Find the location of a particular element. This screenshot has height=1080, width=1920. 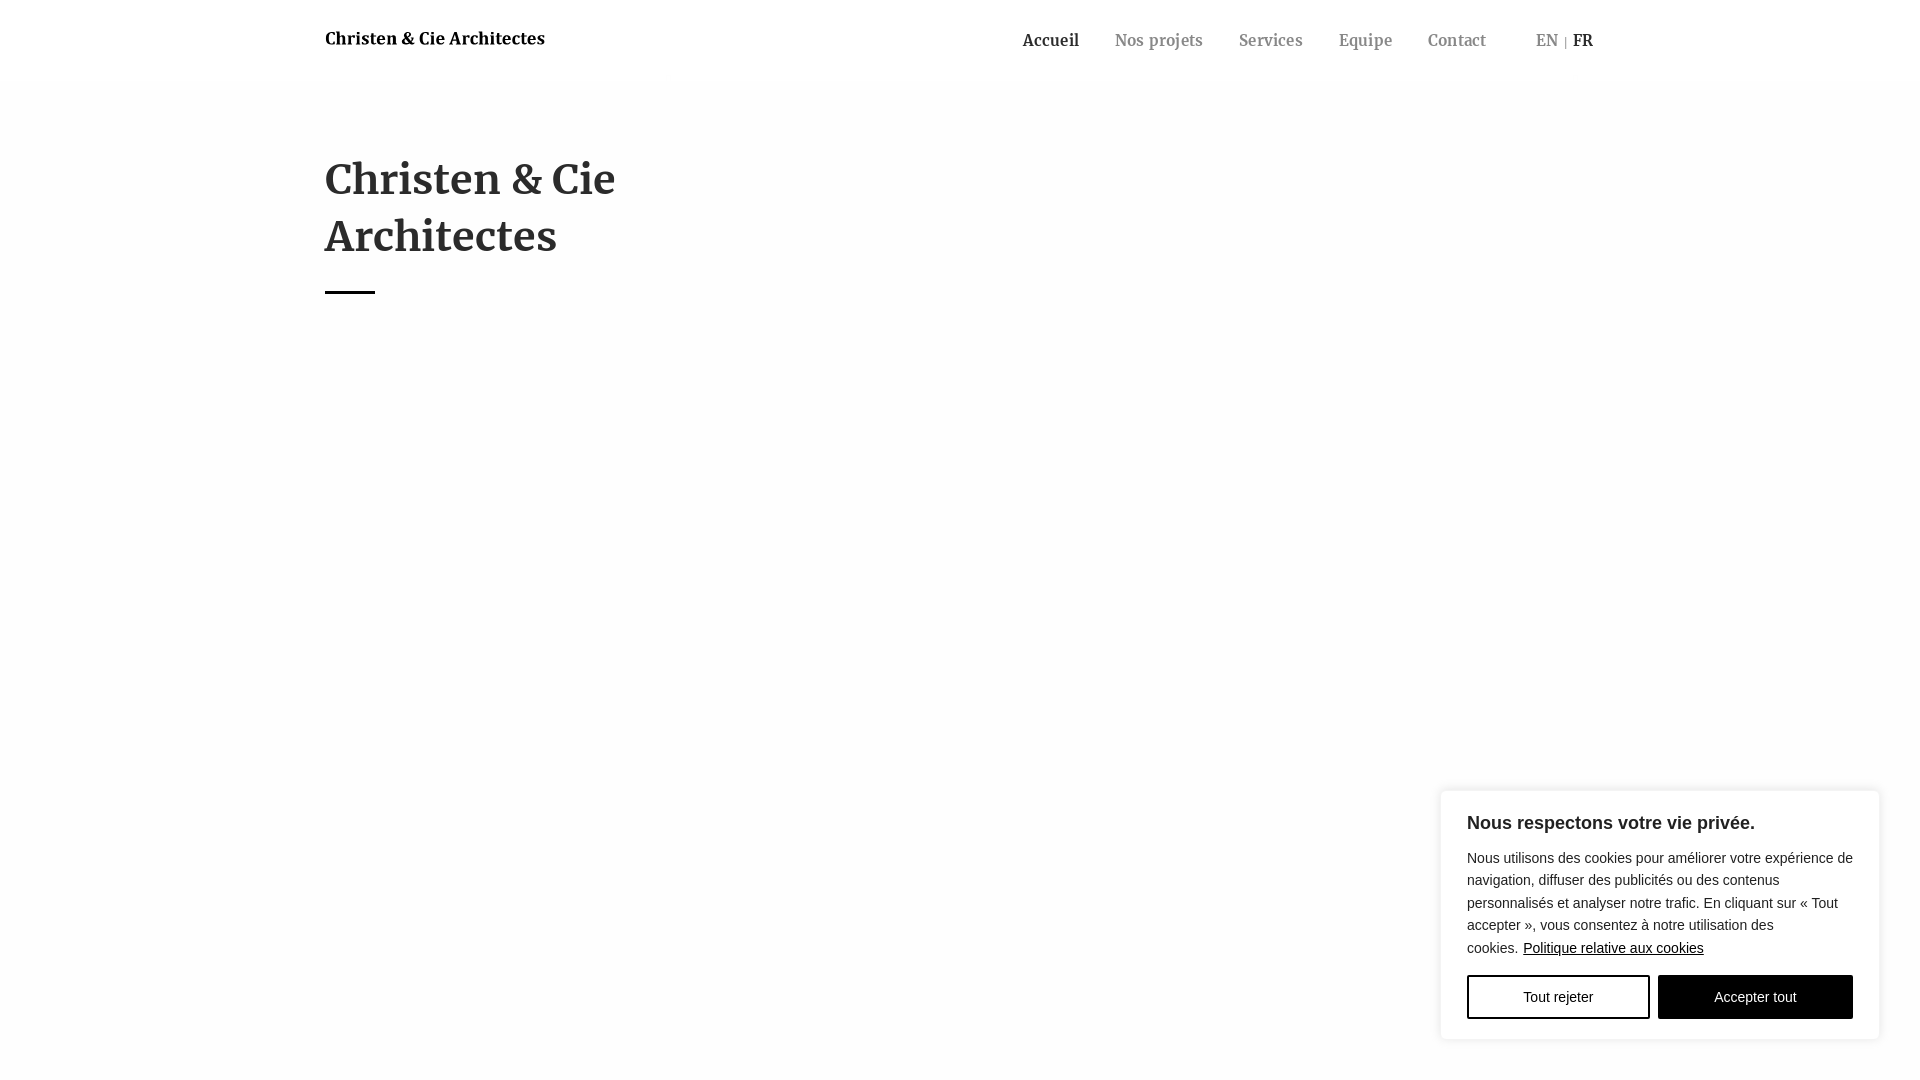

'Nos projets' is located at coordinates (1096, 40).